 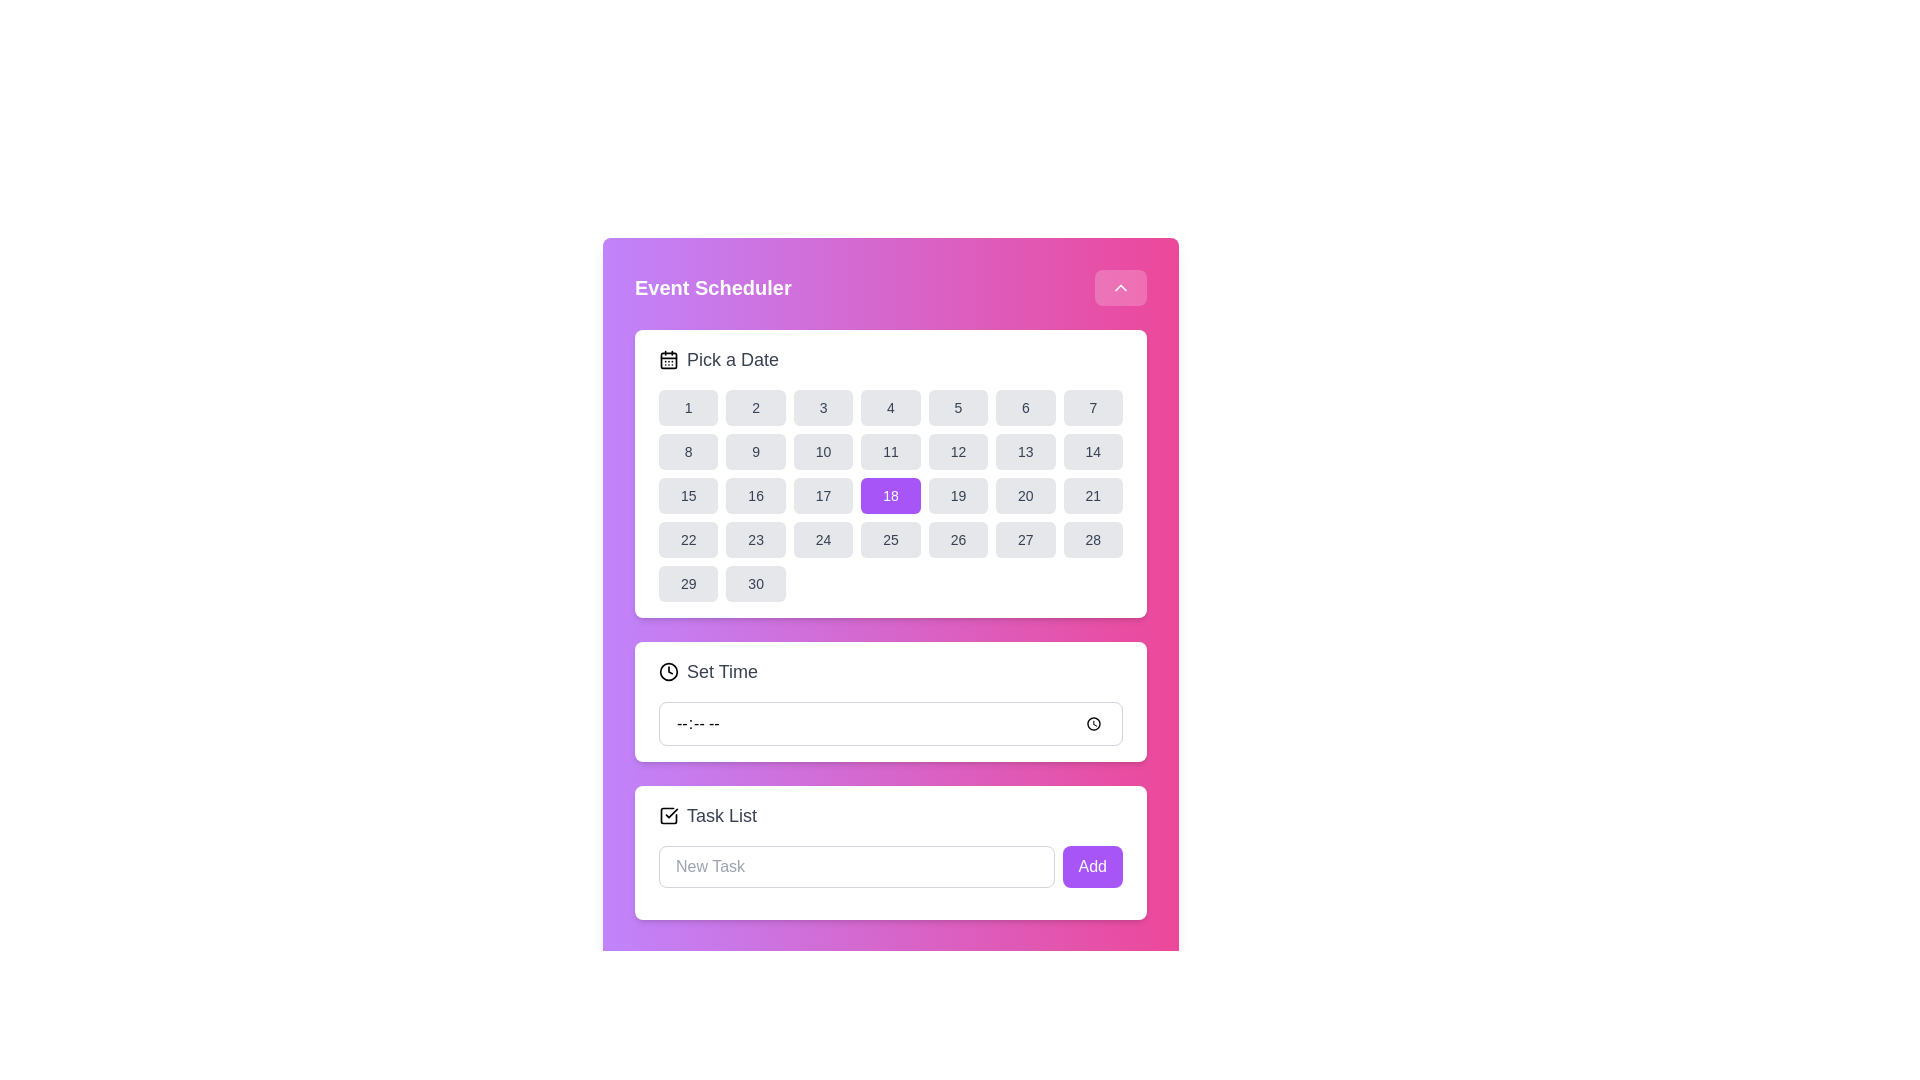 What do you see at coordinates (668, 671) in the screenshot?
I see `the clock icon, which is styled with a black stroke and located to the left of the 'Set Time' text label` at bounding box center [668, 671].